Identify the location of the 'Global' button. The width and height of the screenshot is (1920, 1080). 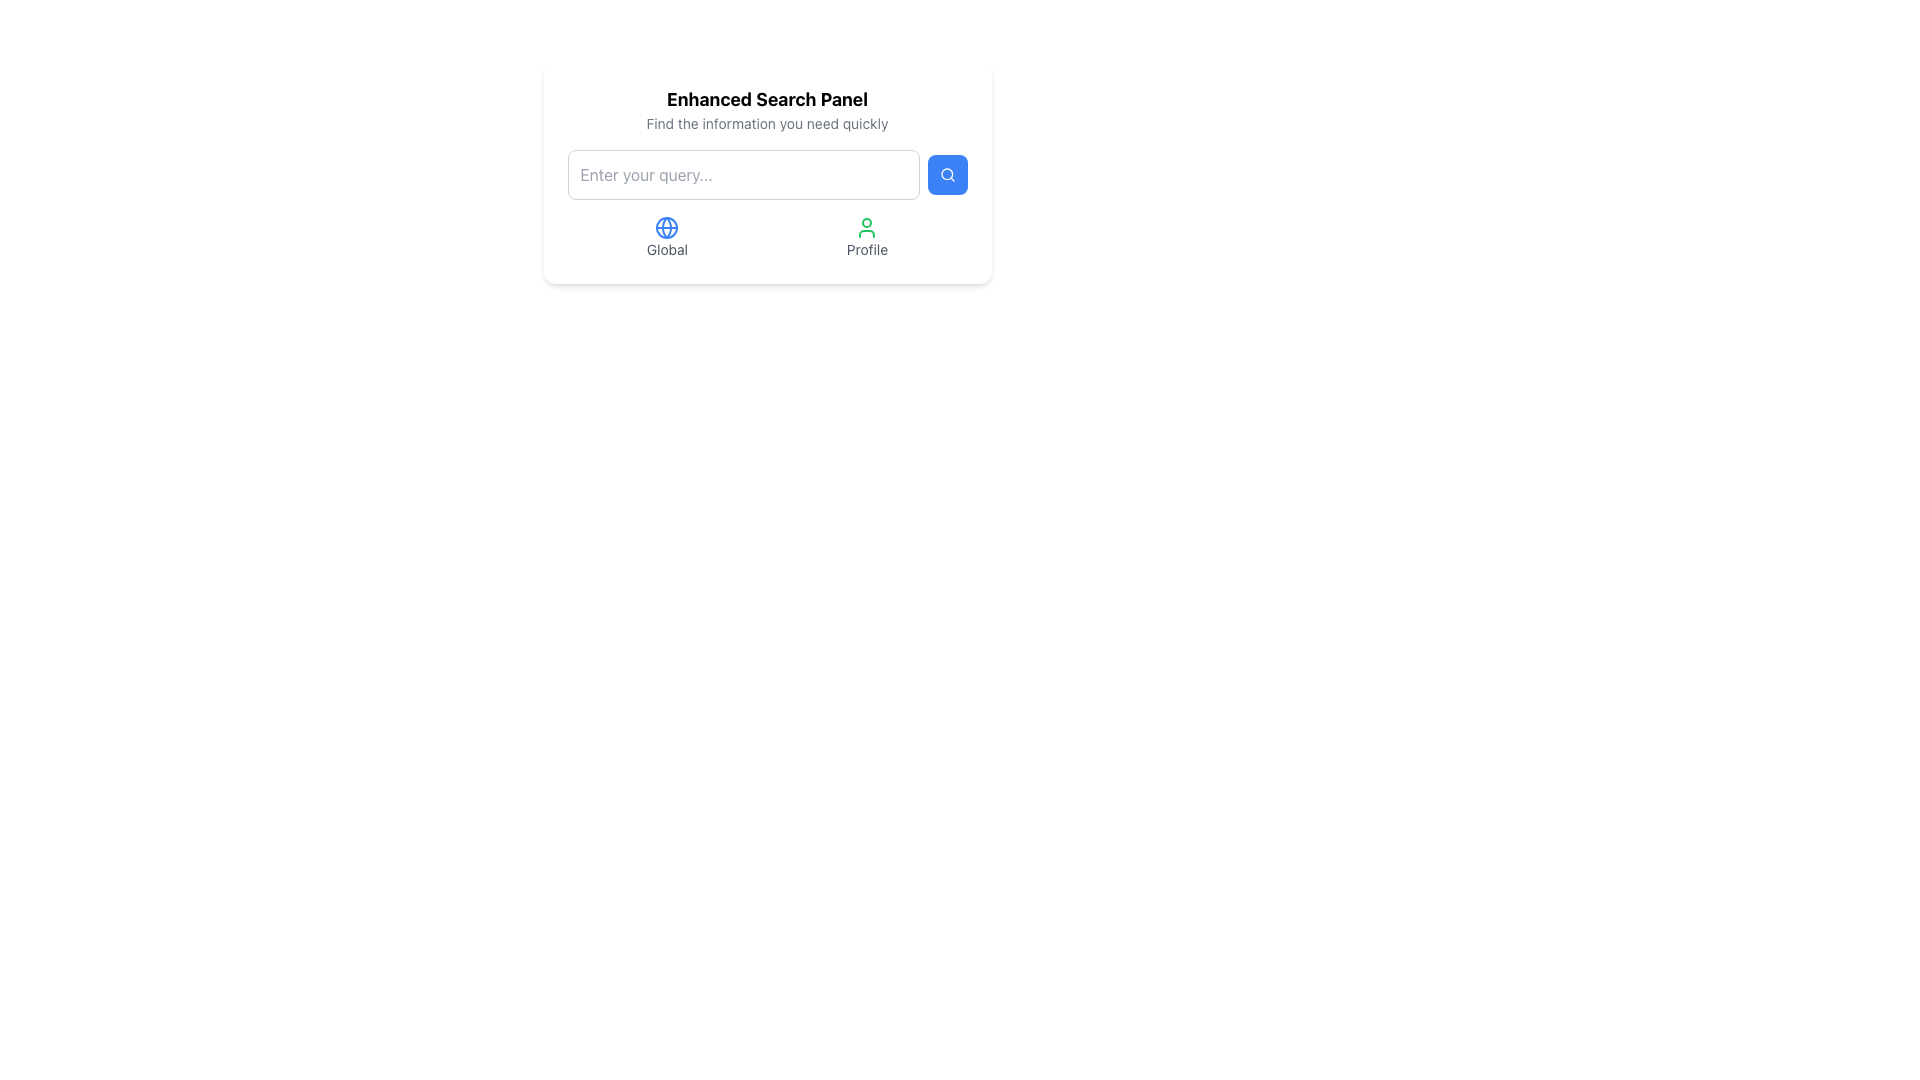
(667, 237).